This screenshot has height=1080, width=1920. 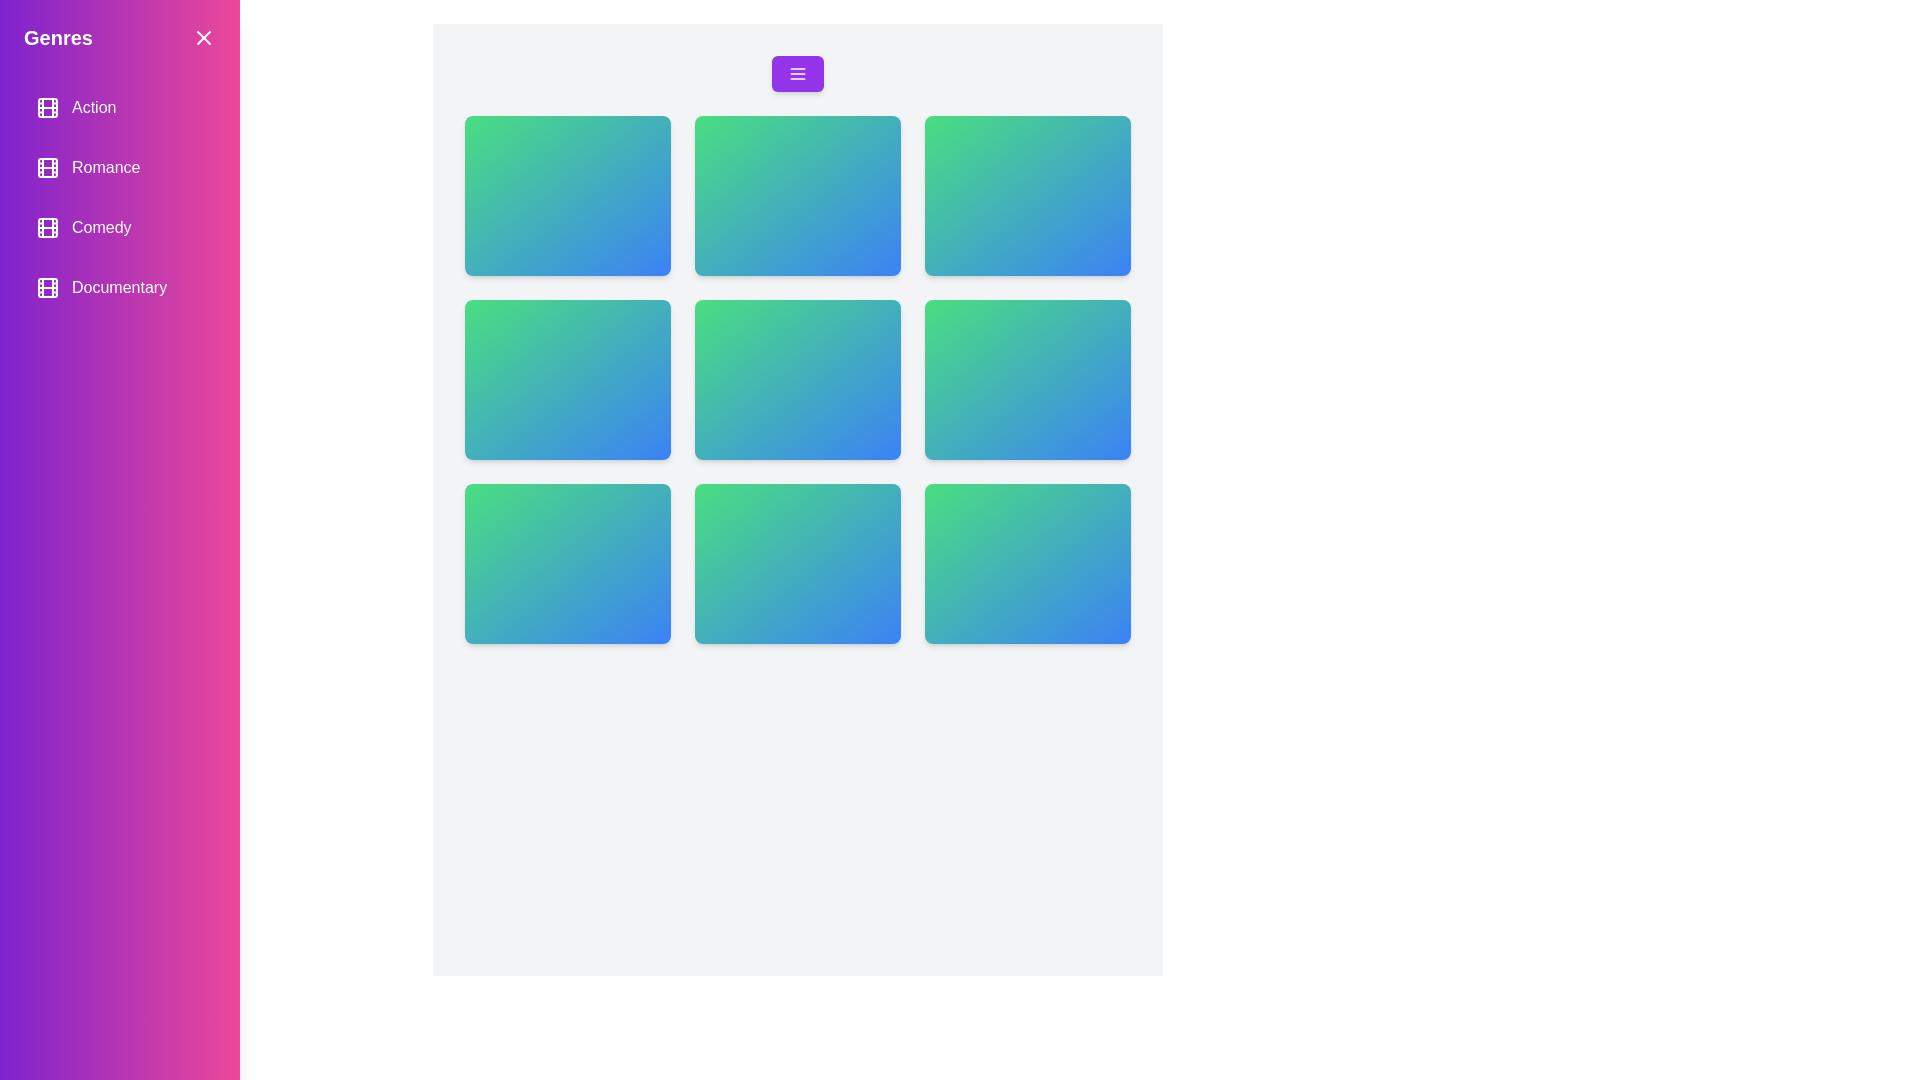 What do you see at coordinates (203, 38) in the screenshot?
I see `the close button to toggle the drawer's visibility` at bounding box center [203, 38].